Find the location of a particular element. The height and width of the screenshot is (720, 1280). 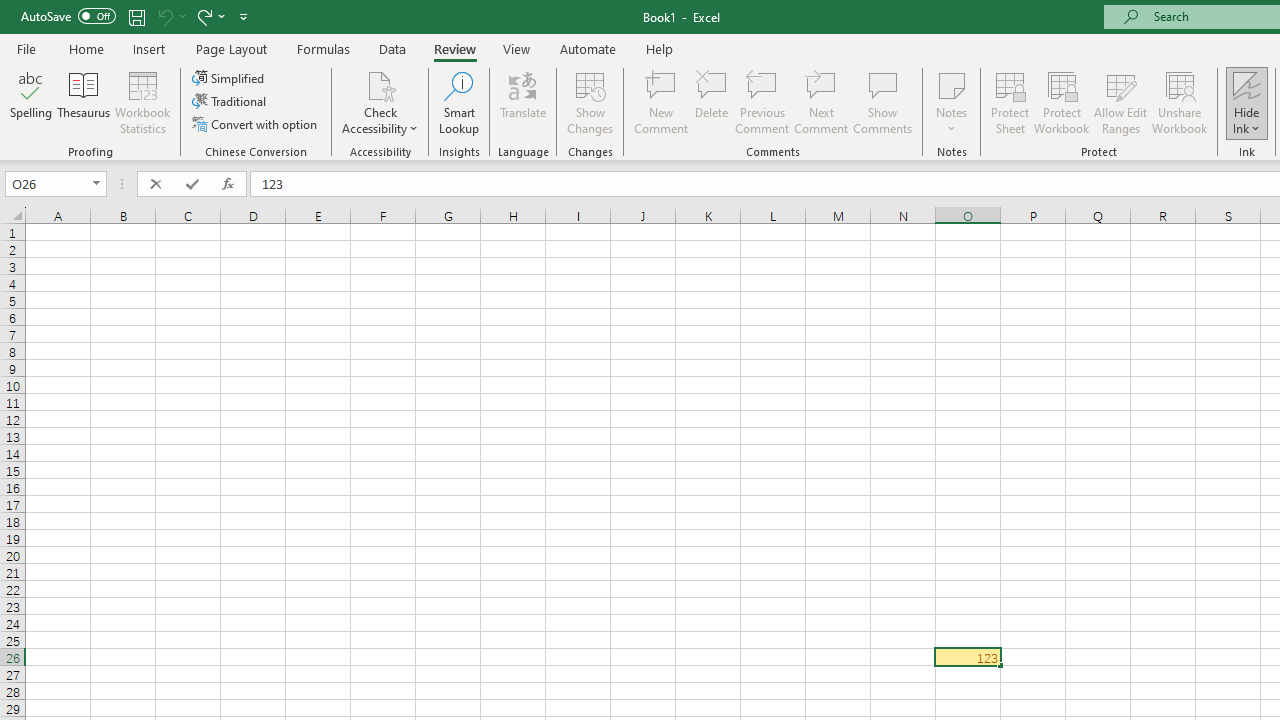

'System' is located at coordinates (10, 11).